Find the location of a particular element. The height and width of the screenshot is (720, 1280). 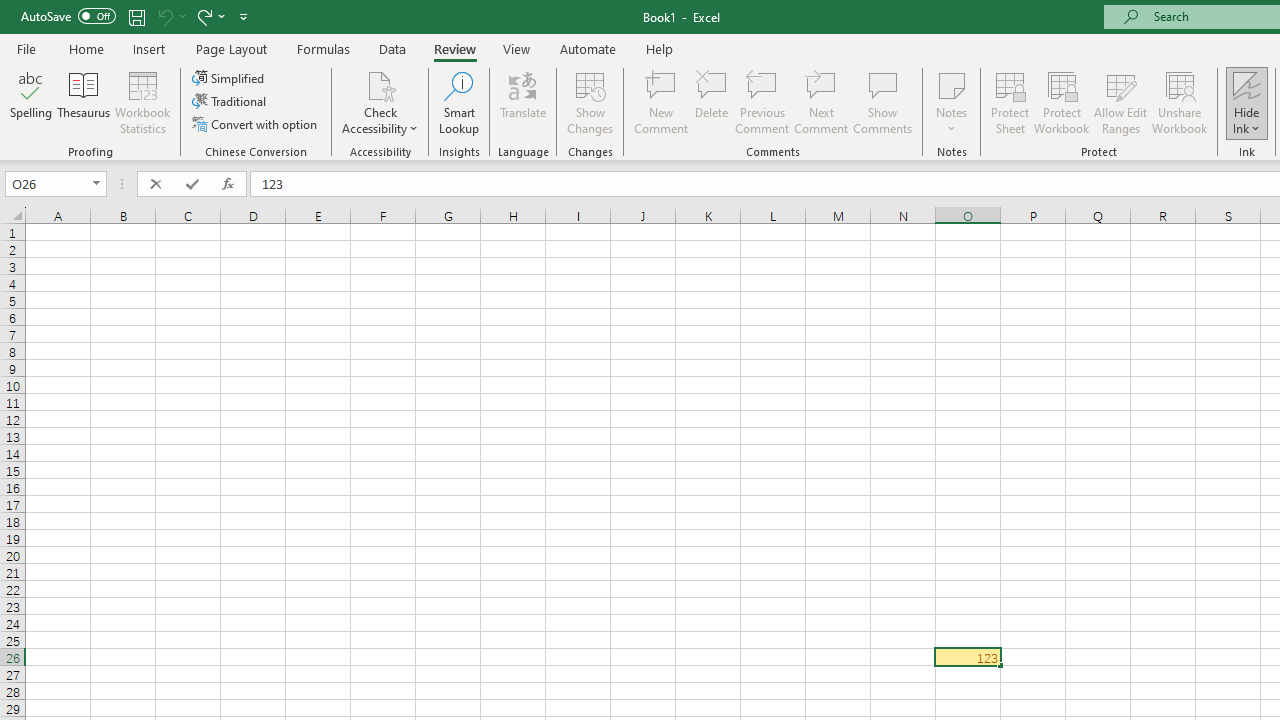

'System' is located at coordinates (10, 11).